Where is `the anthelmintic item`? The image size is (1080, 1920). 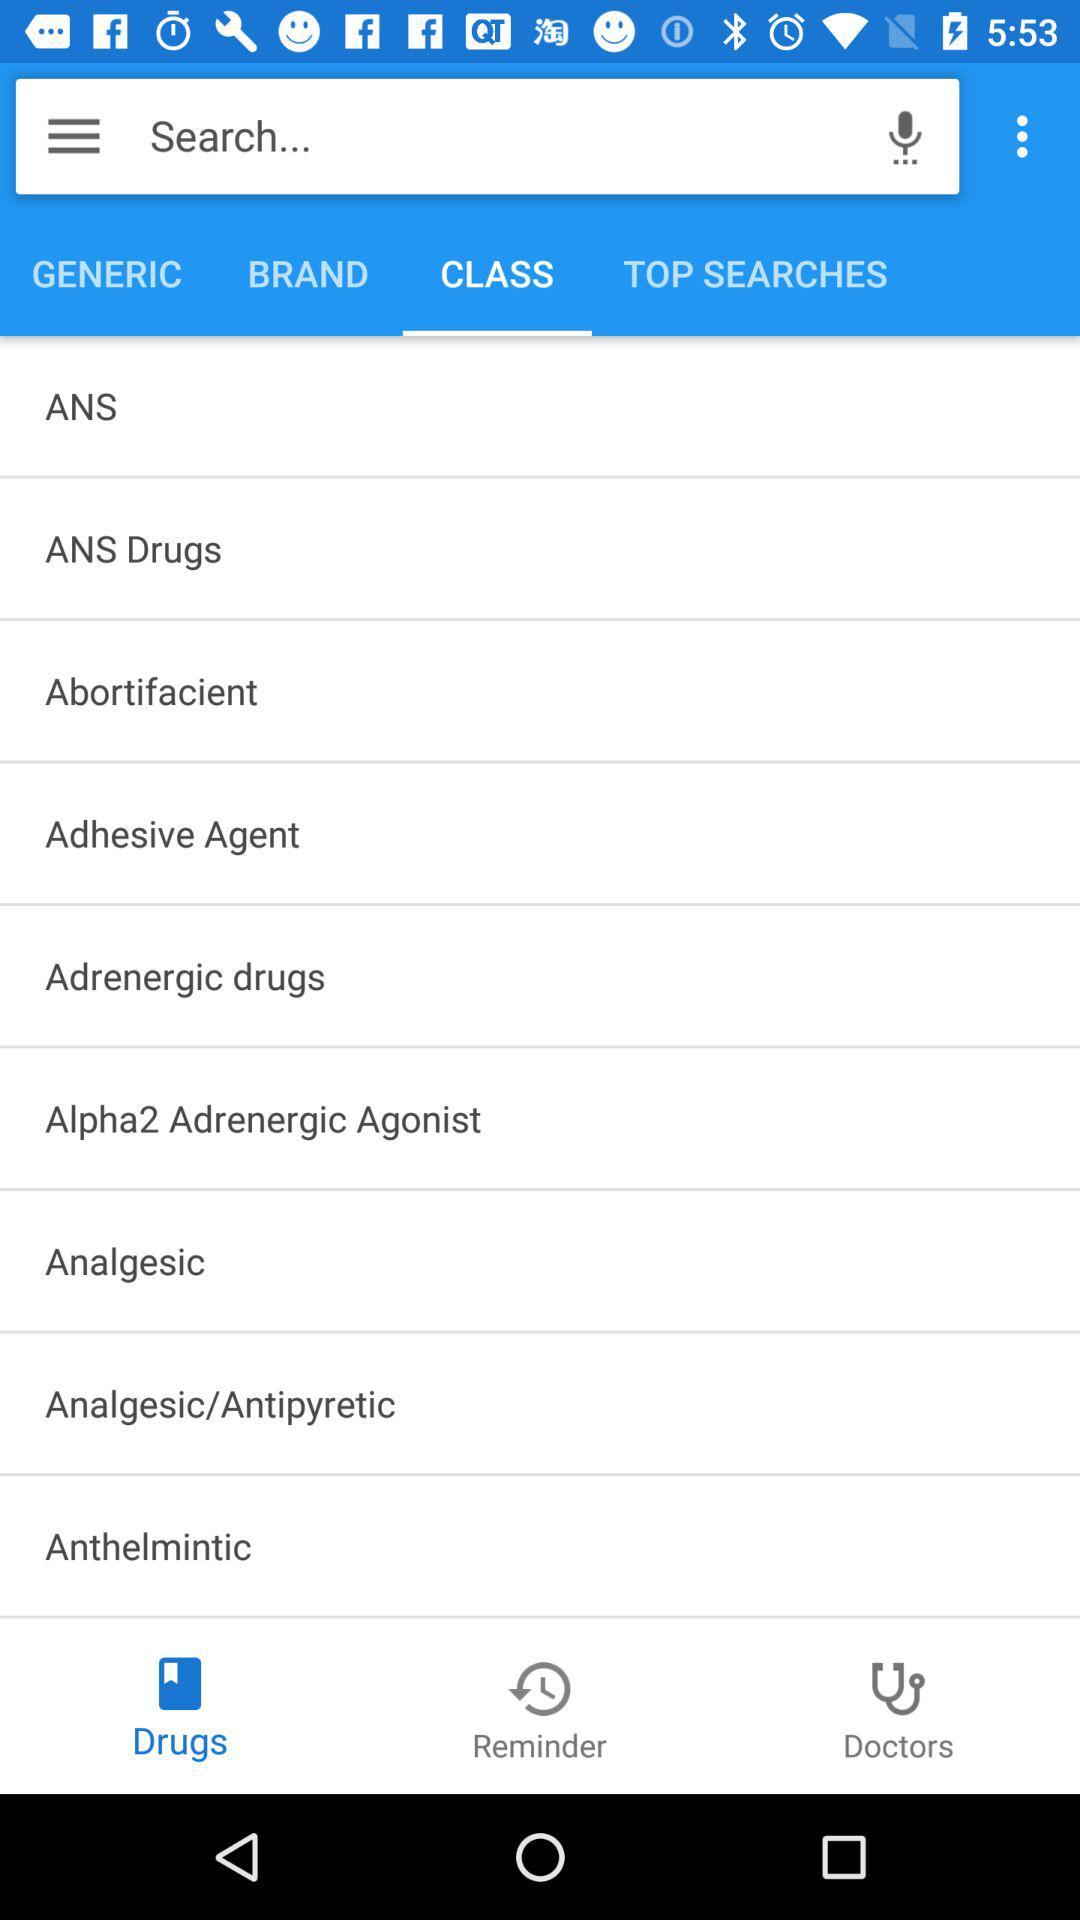
the anthelmintic item is located at coordinates (540, 1544).